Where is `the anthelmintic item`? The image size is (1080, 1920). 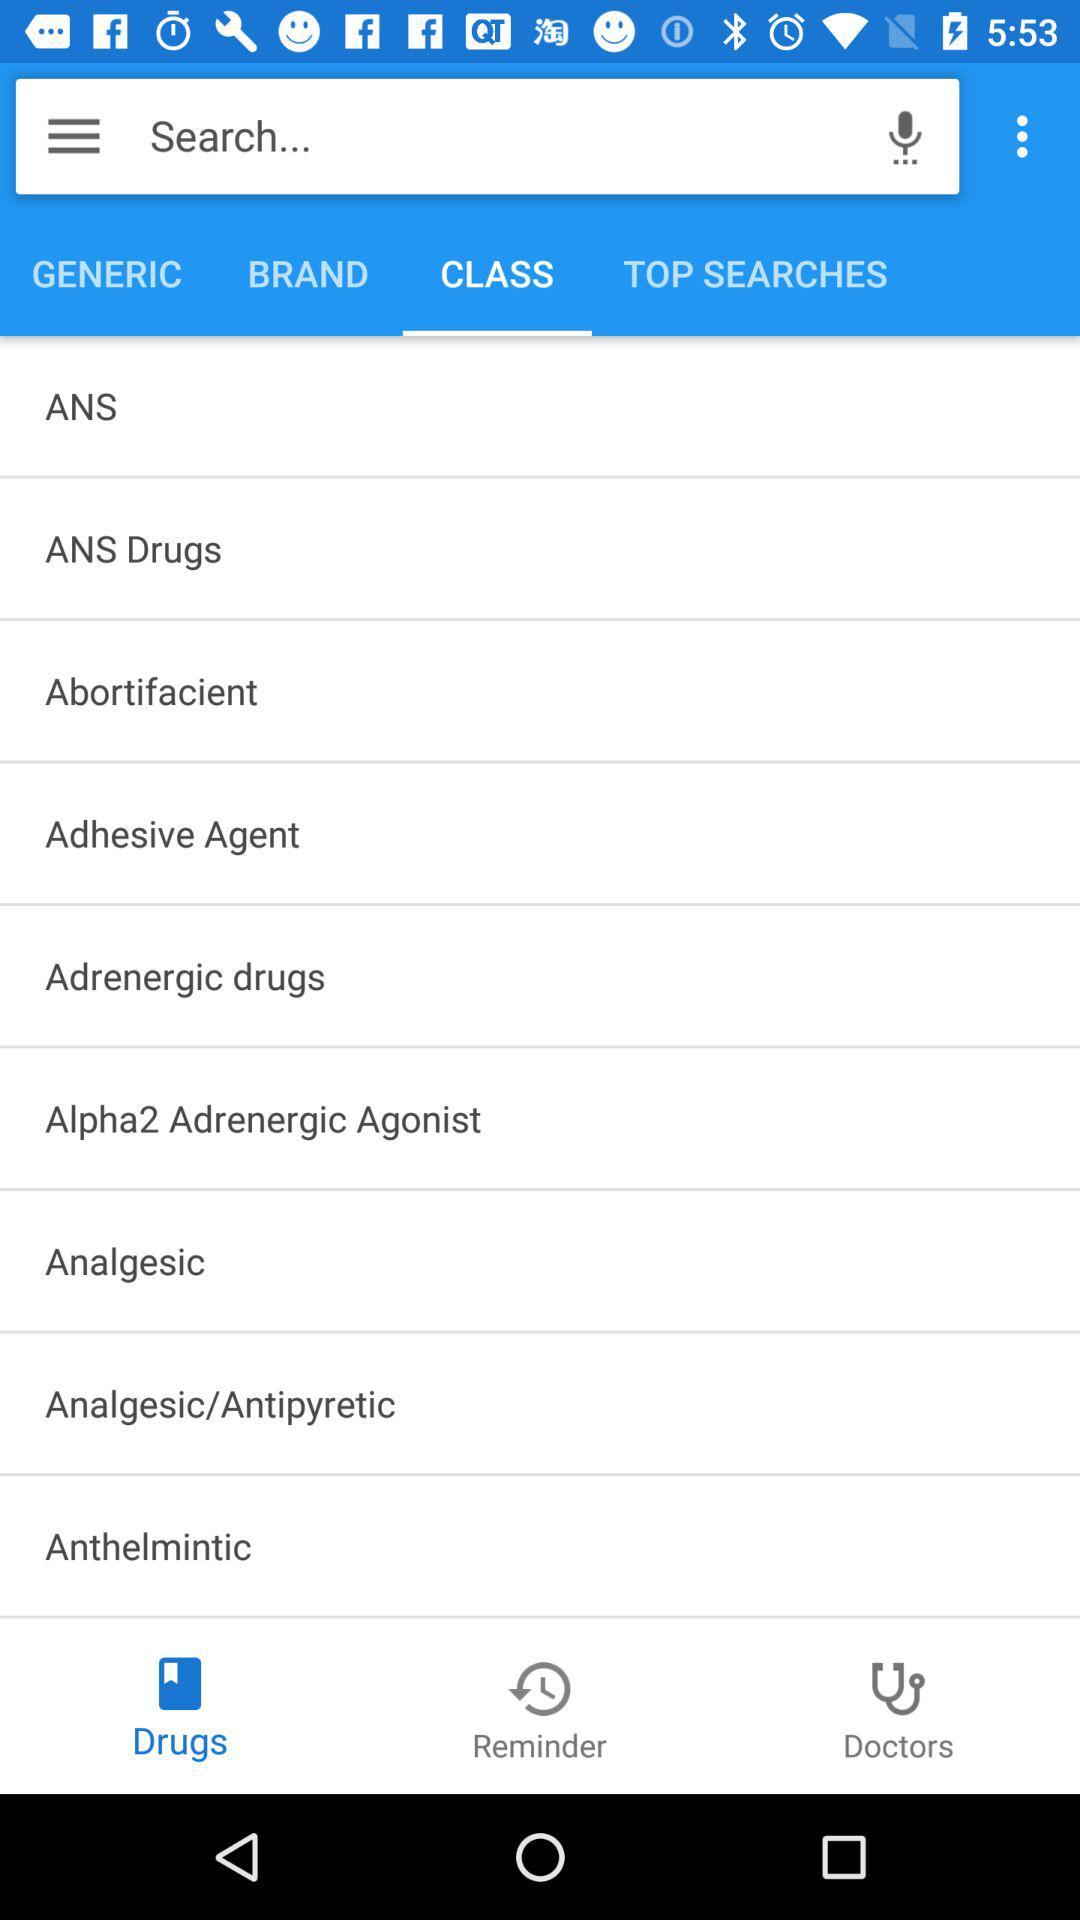
the anthelmintic item is located at coordinates (540, 1544).